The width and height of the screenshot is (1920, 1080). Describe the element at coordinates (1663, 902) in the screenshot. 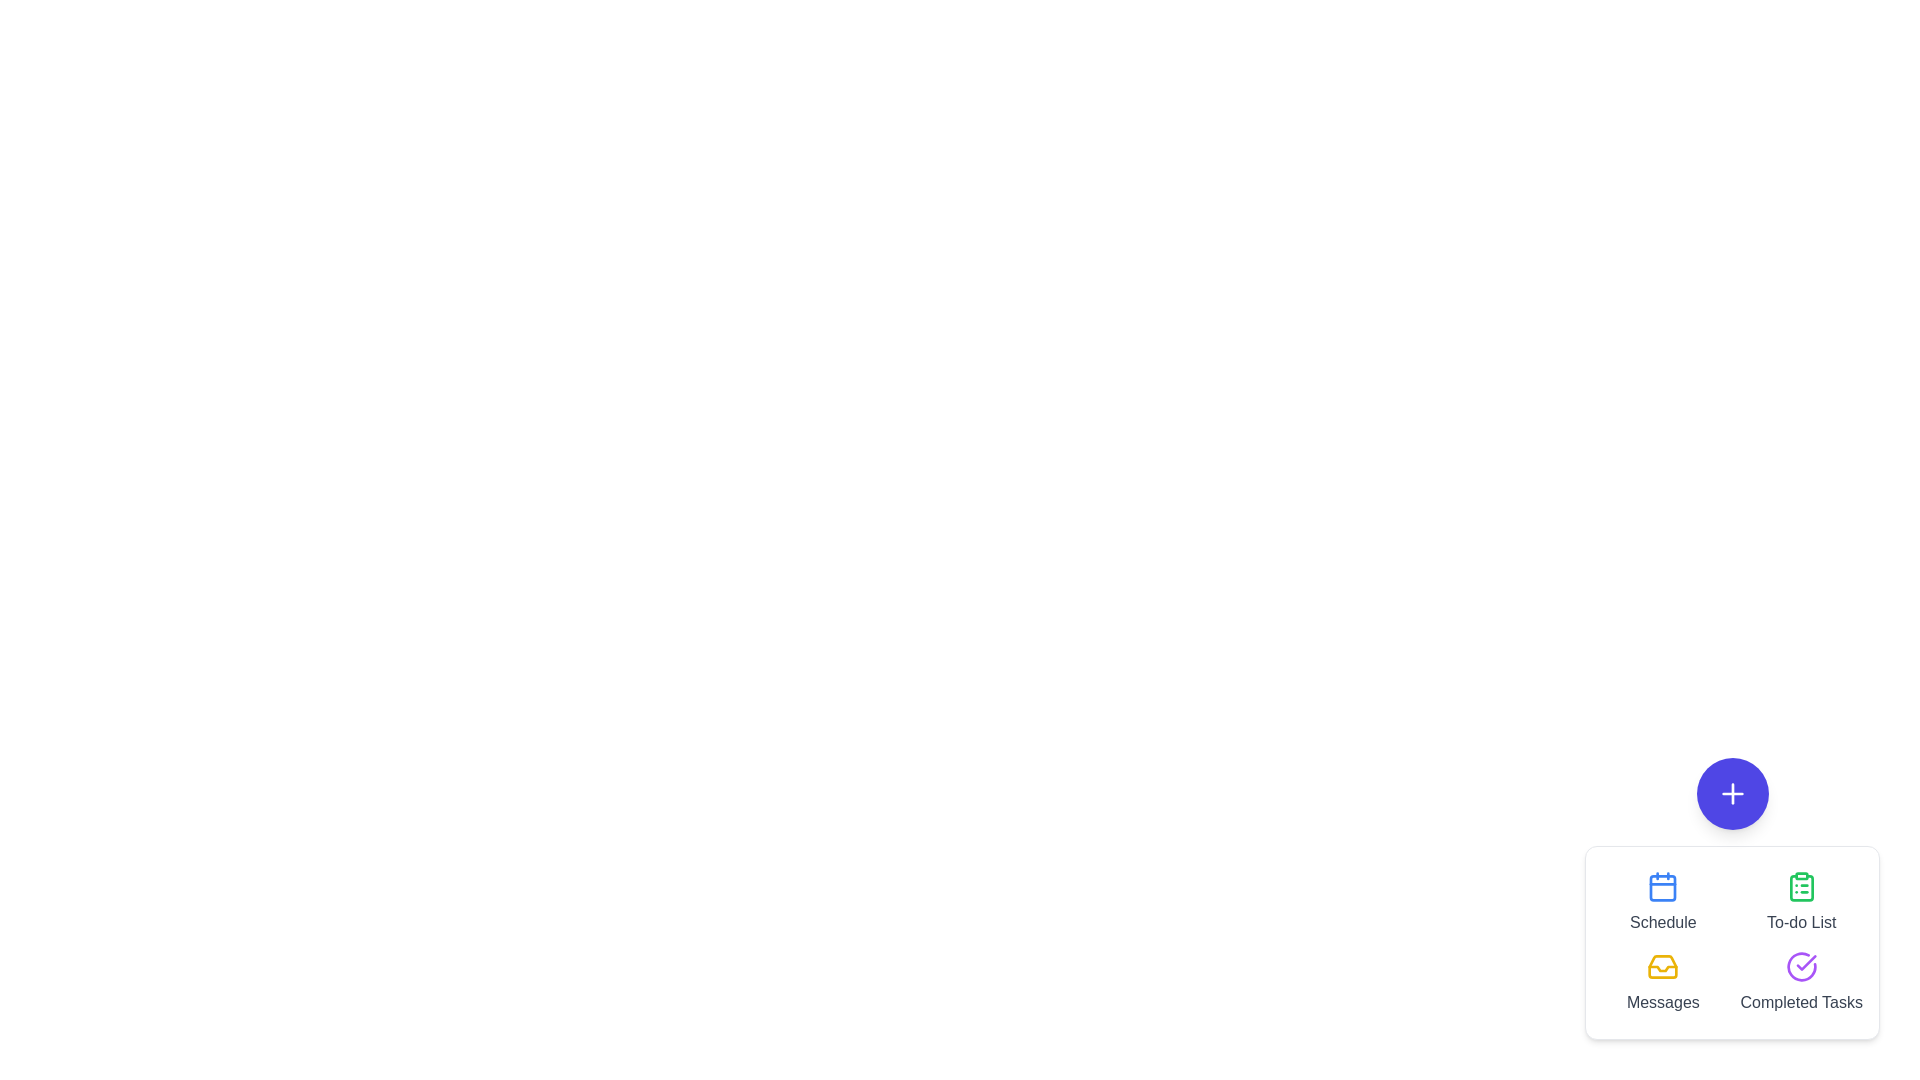

I see `the 'Schedule' button` at that location.